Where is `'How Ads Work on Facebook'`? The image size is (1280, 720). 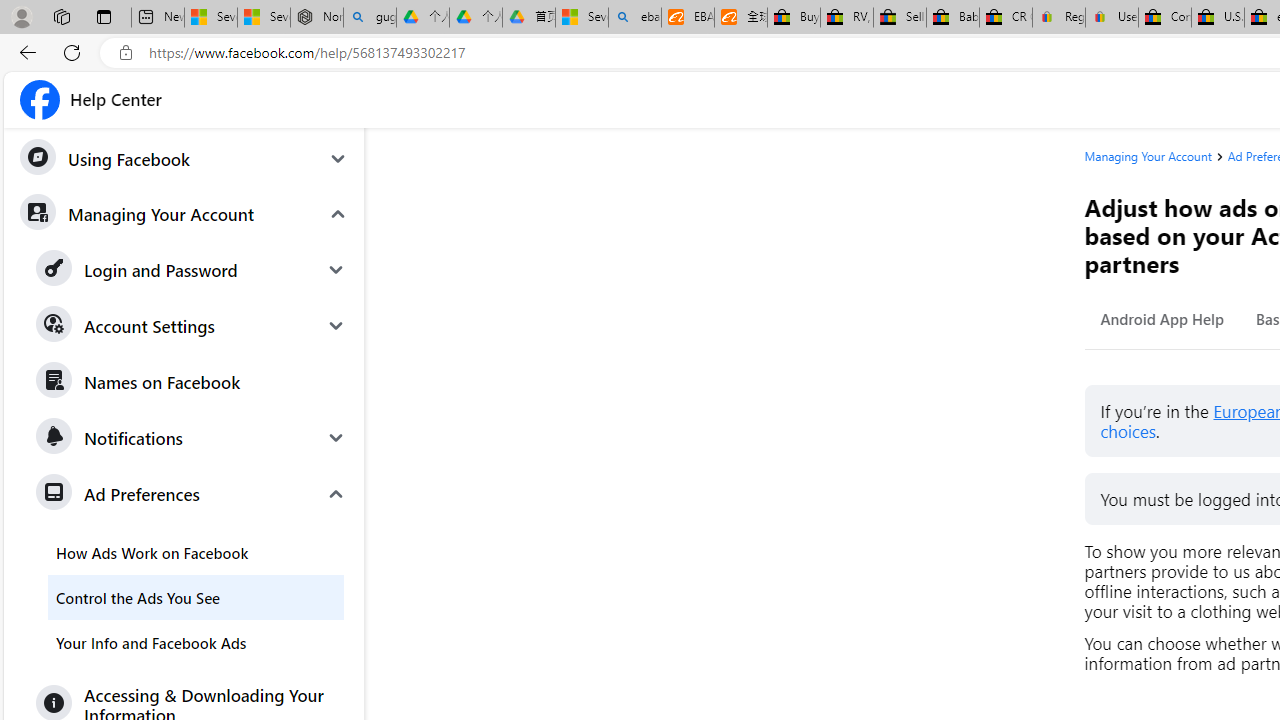 'How Ads Work on Facebook' is located at coordinates (195, 552).